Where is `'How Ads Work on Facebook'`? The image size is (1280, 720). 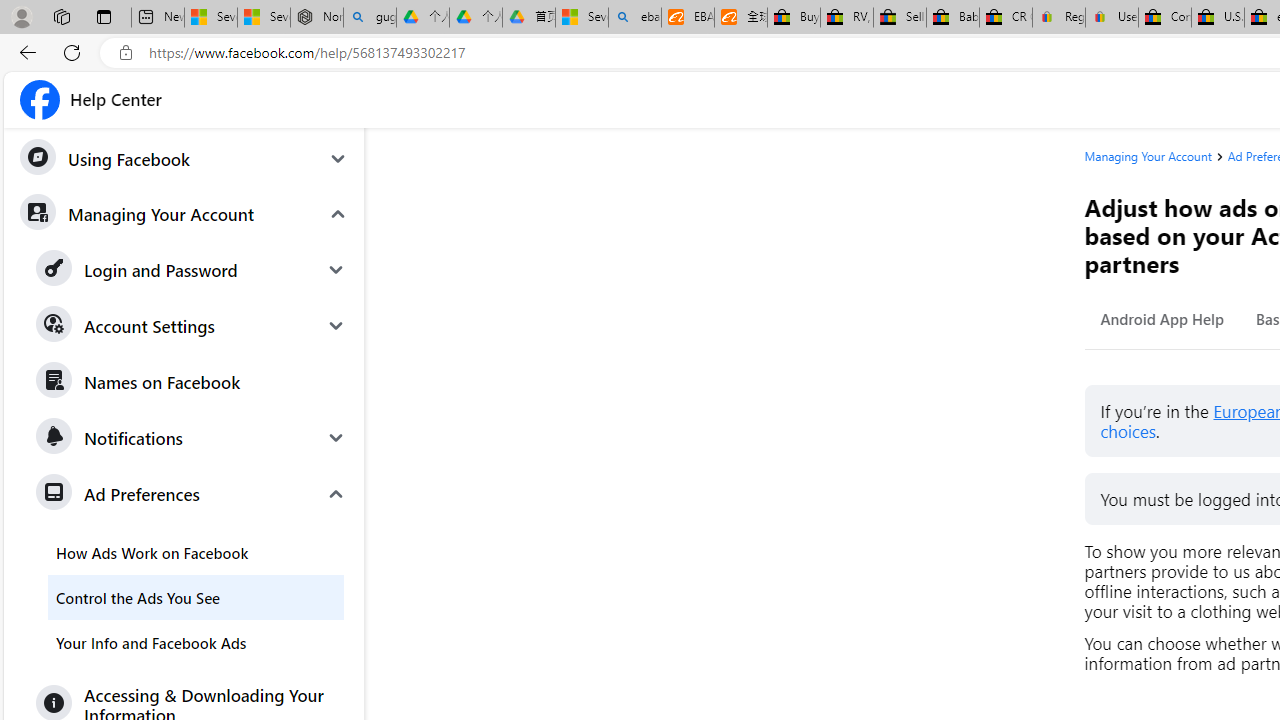 'How Ads Work on Facebook' is located at coordinates (195, 552).